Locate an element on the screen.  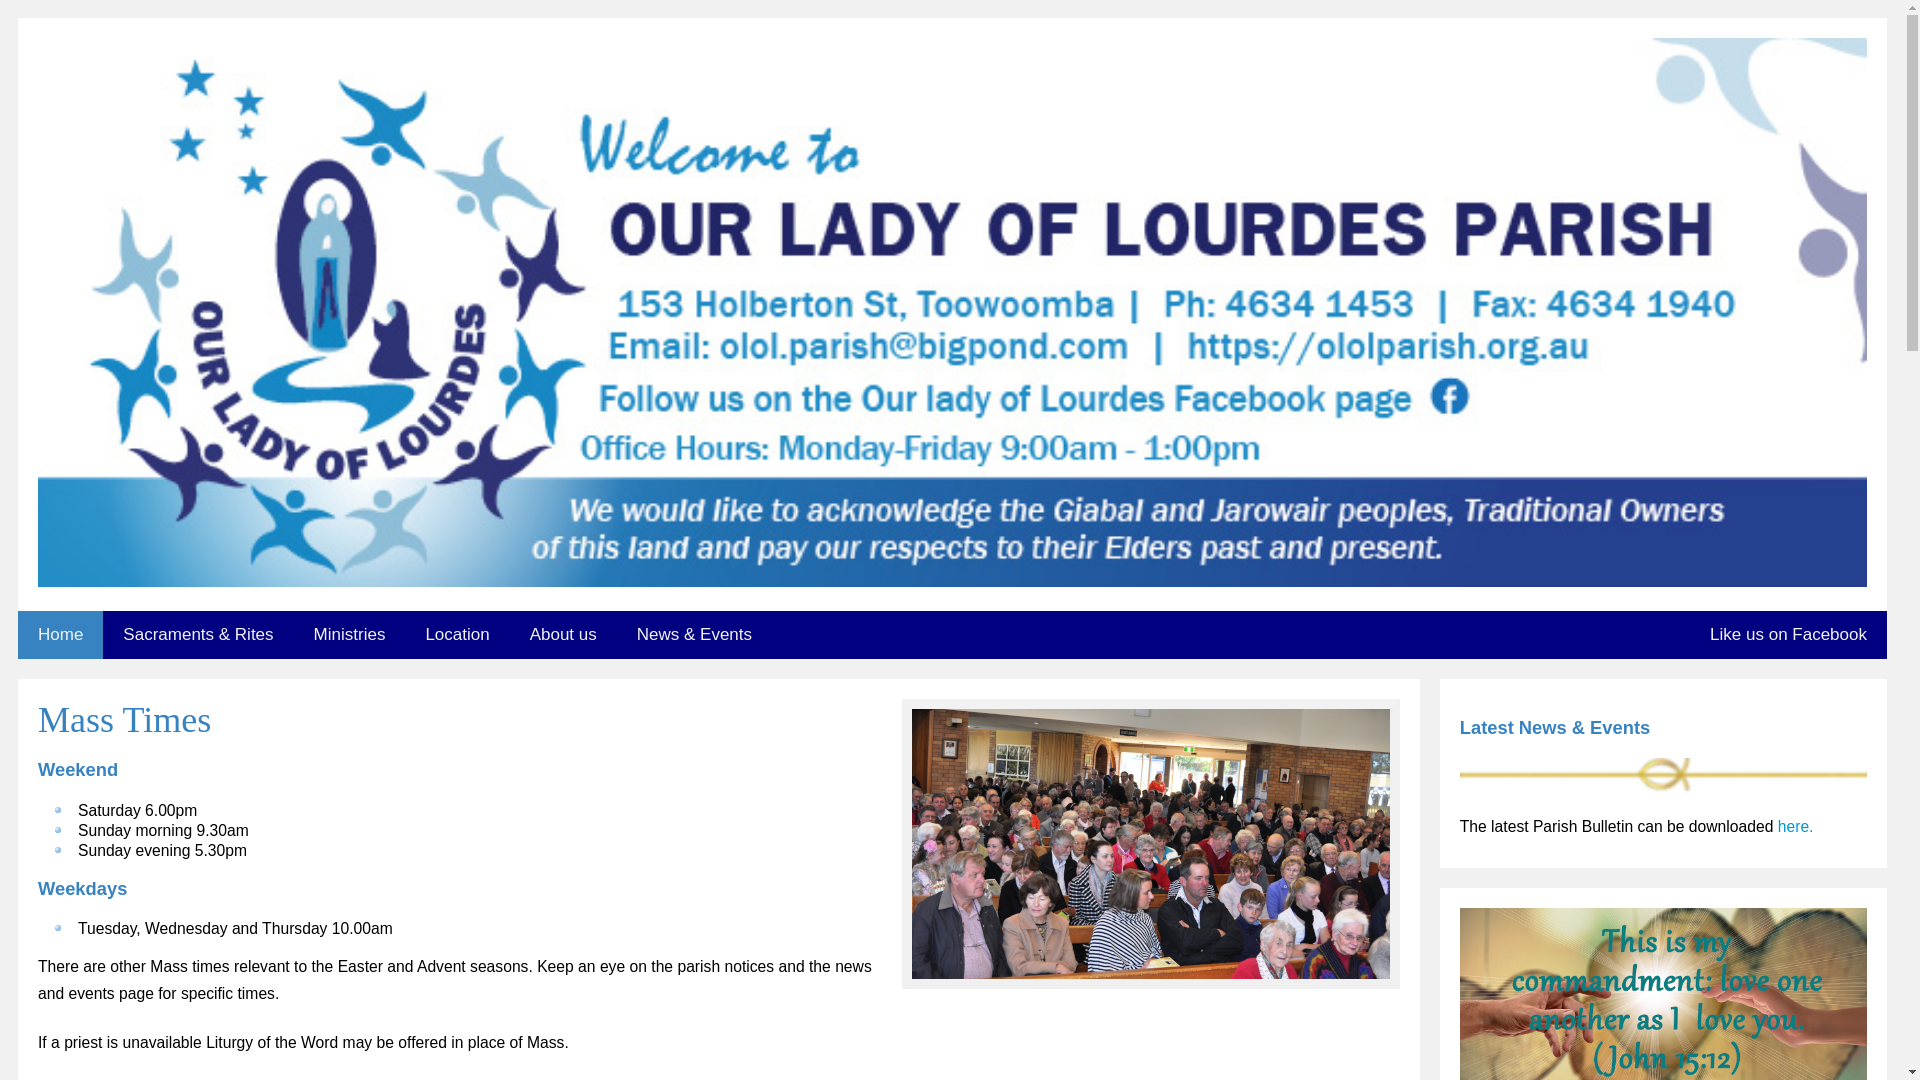
'Like us on Facebook' is located at coordinates (1788, 635).